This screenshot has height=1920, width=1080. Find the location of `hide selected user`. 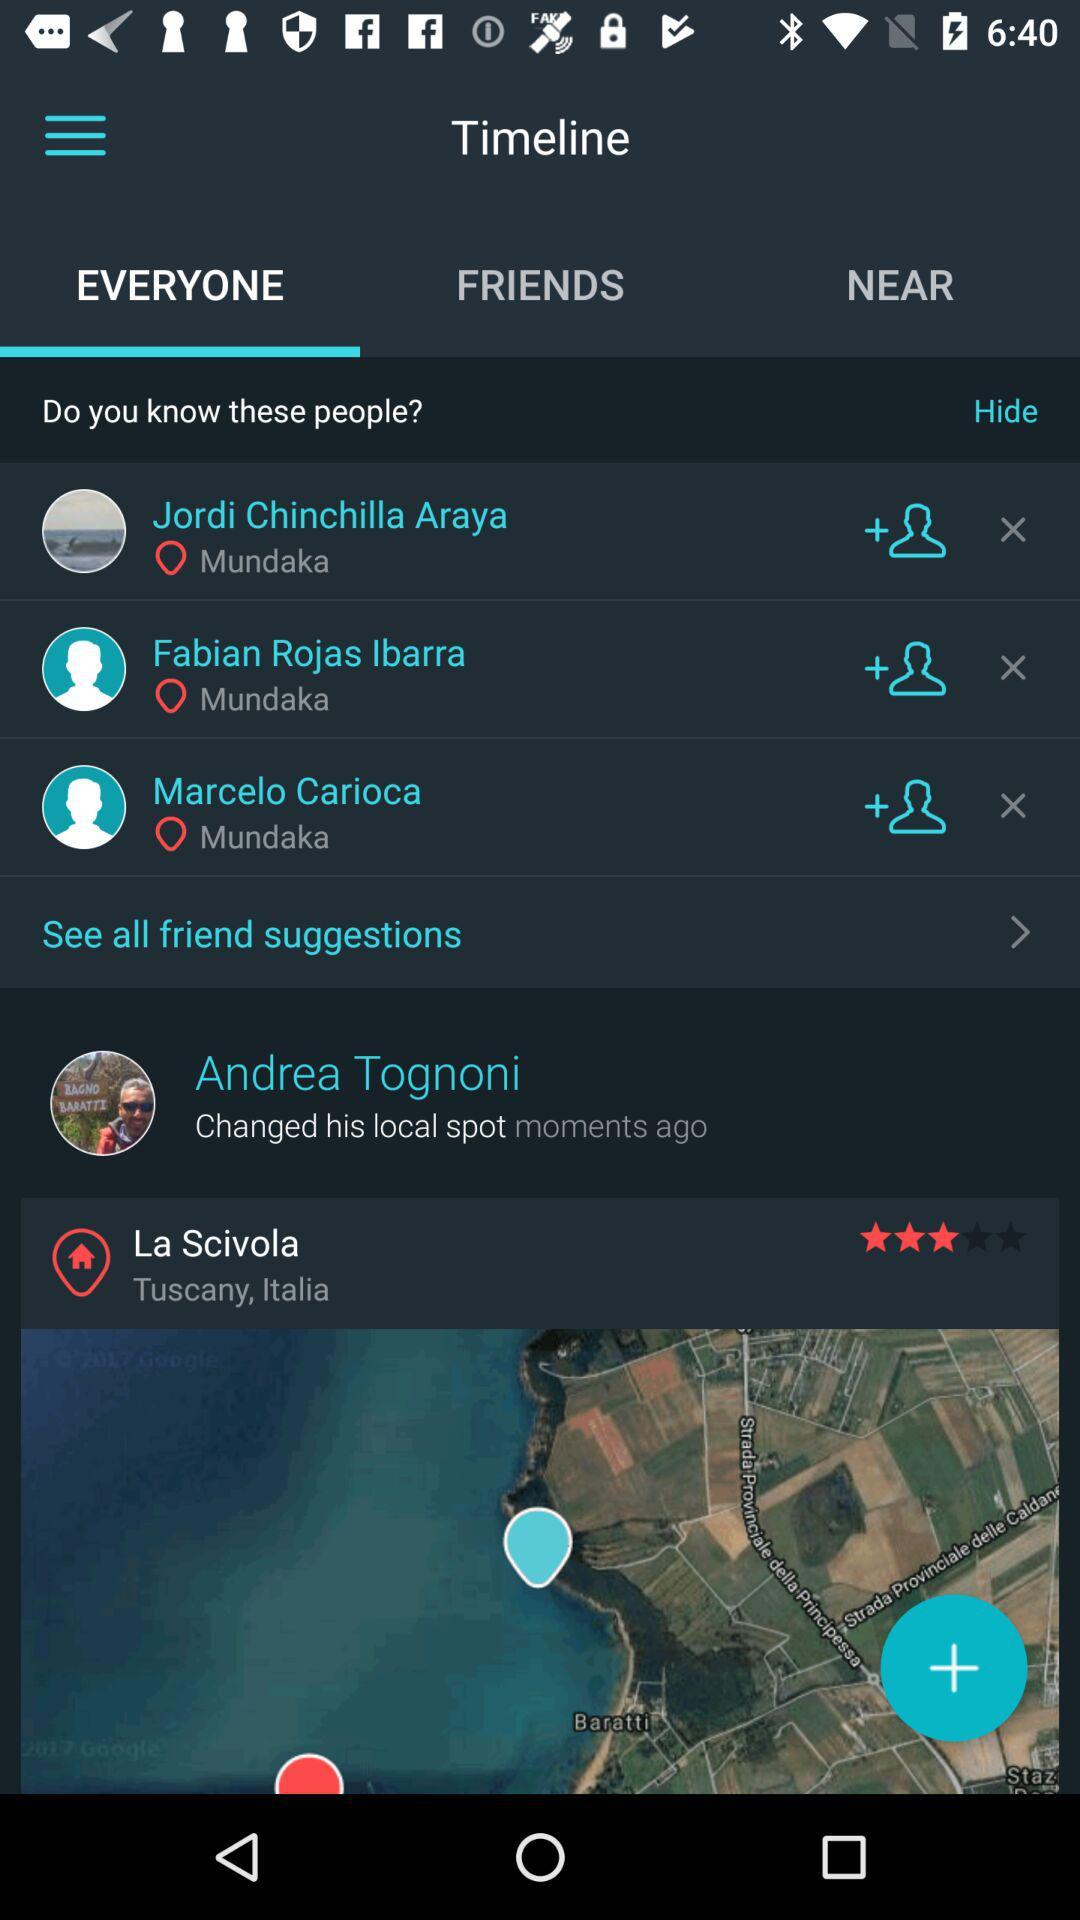

hide selected user is located at coordinates (1013, 805).